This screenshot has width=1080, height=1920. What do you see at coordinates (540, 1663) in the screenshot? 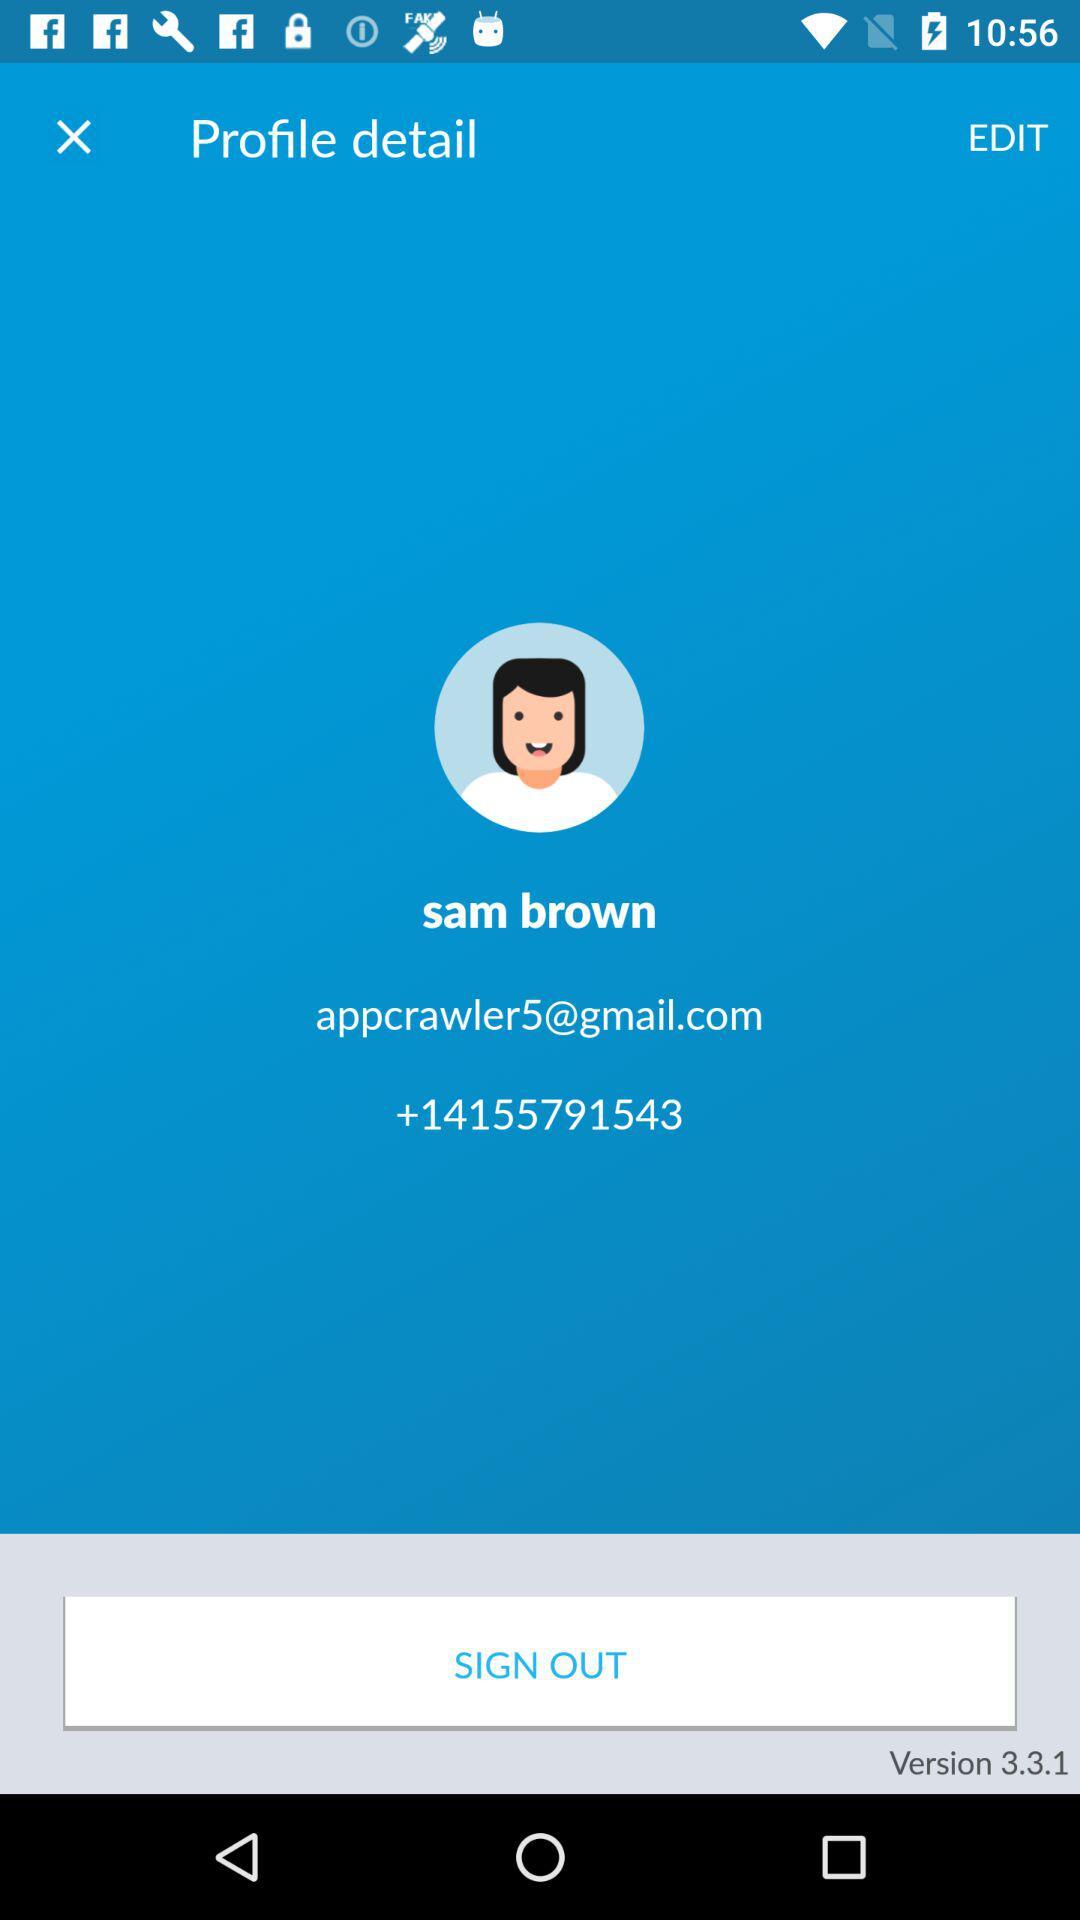
I see `sign out` at bounding box center [540, 1663].